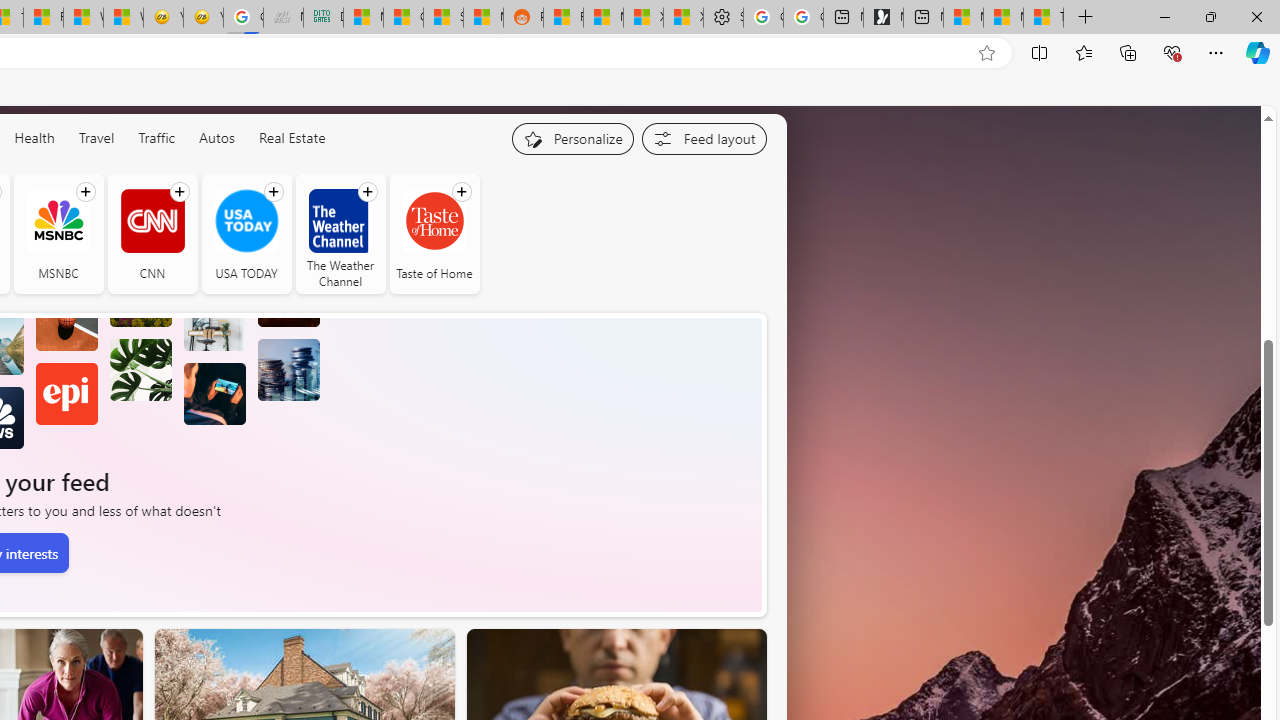 Image resolution: width=1280 pixels, height=720 pixels. What do you see at coordinates (151, 233) in the screenshot?
I see `'CNN'` at bounding box center [151, 233].